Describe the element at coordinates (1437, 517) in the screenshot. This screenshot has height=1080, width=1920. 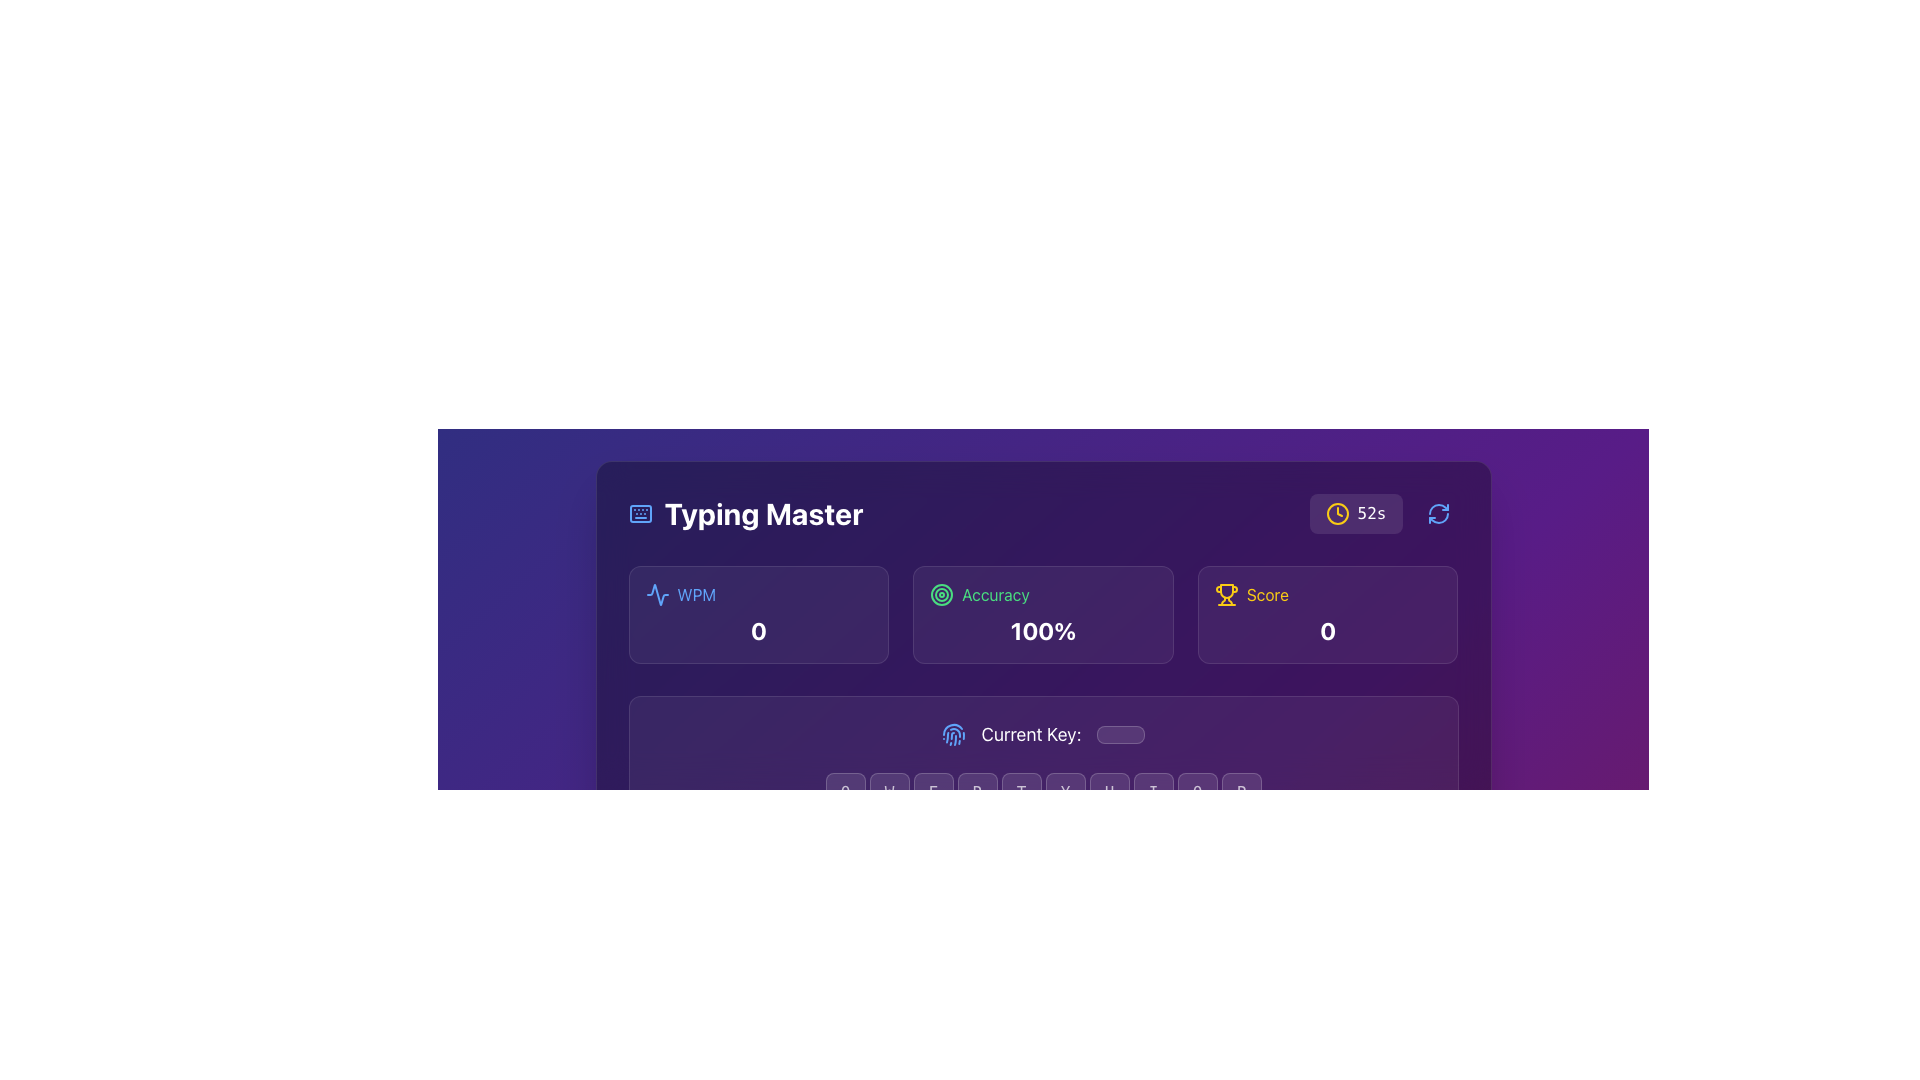
I see `the third segment of the refresh icon located at the top-right corner of the user interface, adjacent to the timer display` at that location.